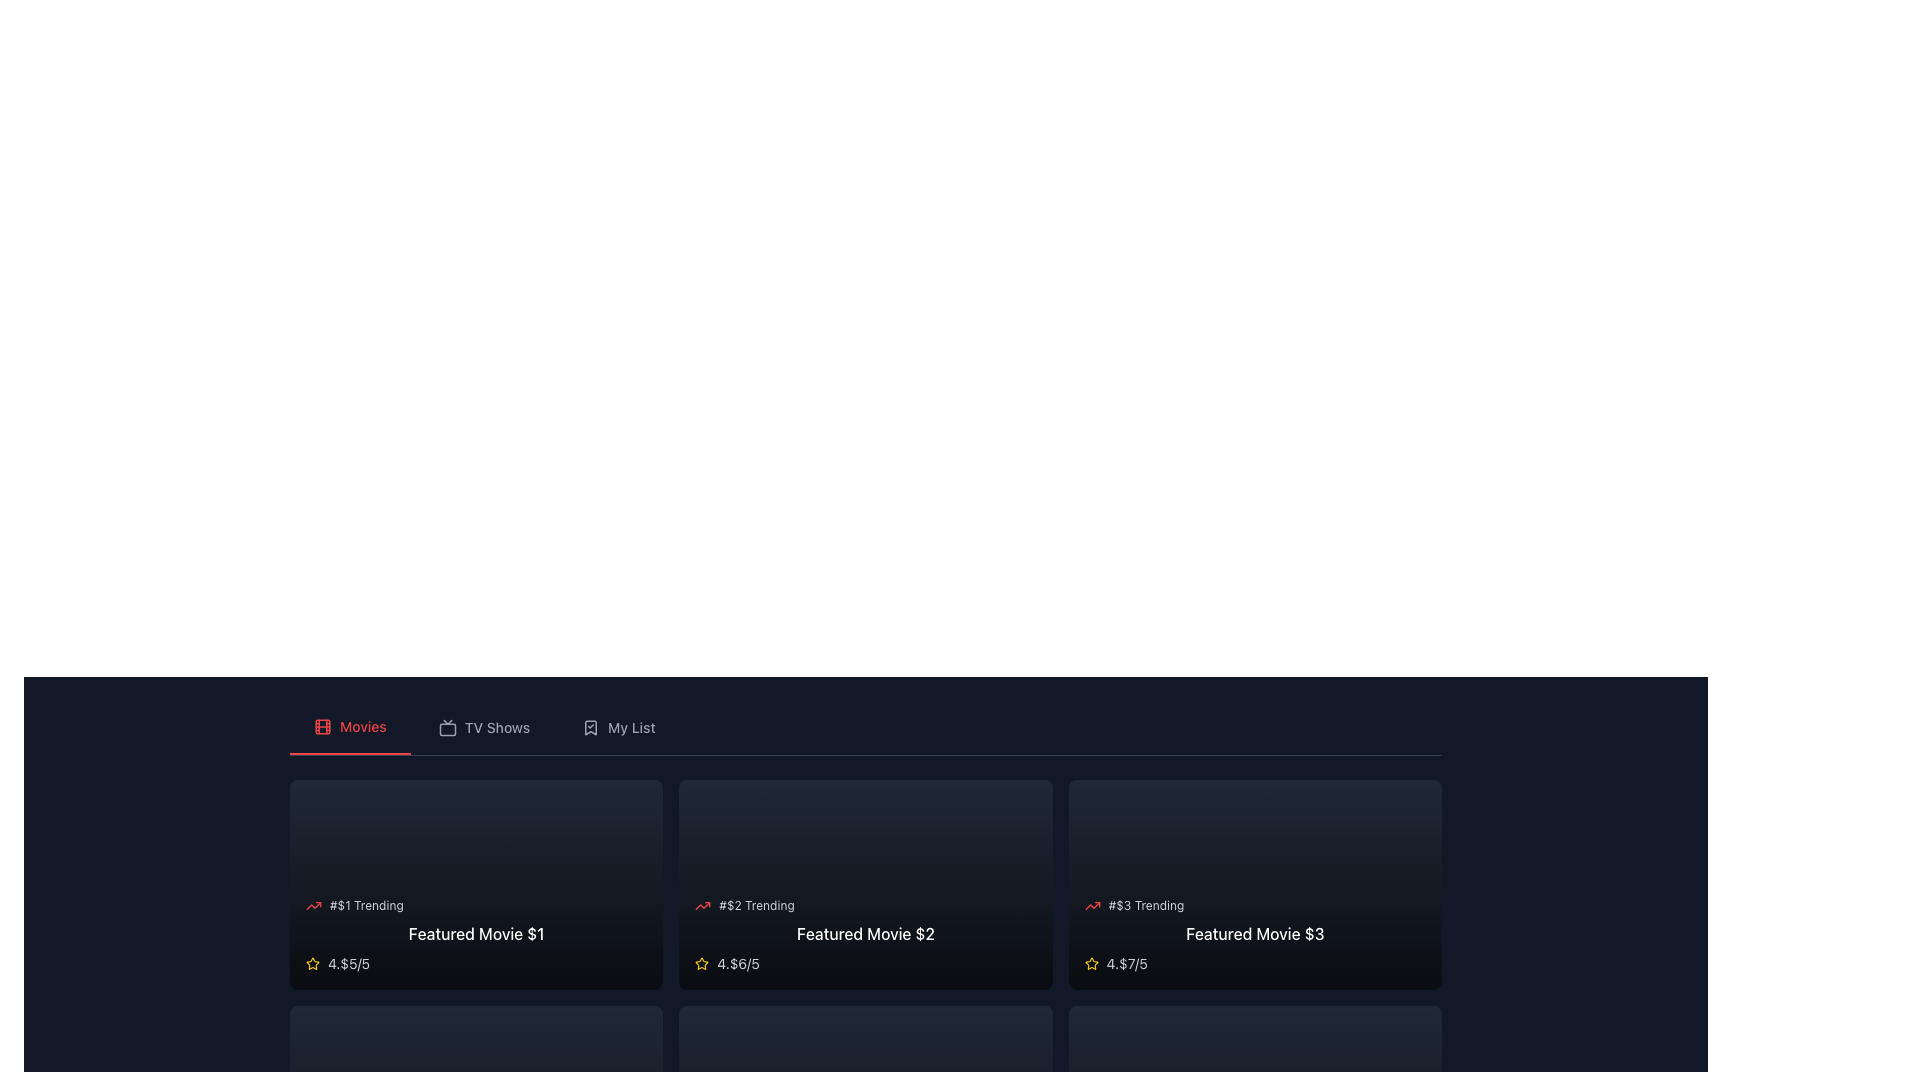 The image size is (1920, 1080). Describe the element at coordinates (349, 963) in the screenshot. I see `the average user rating text label located immediately to the right of the yellow star icon in the 'Featured Movie $1' card` at that location.